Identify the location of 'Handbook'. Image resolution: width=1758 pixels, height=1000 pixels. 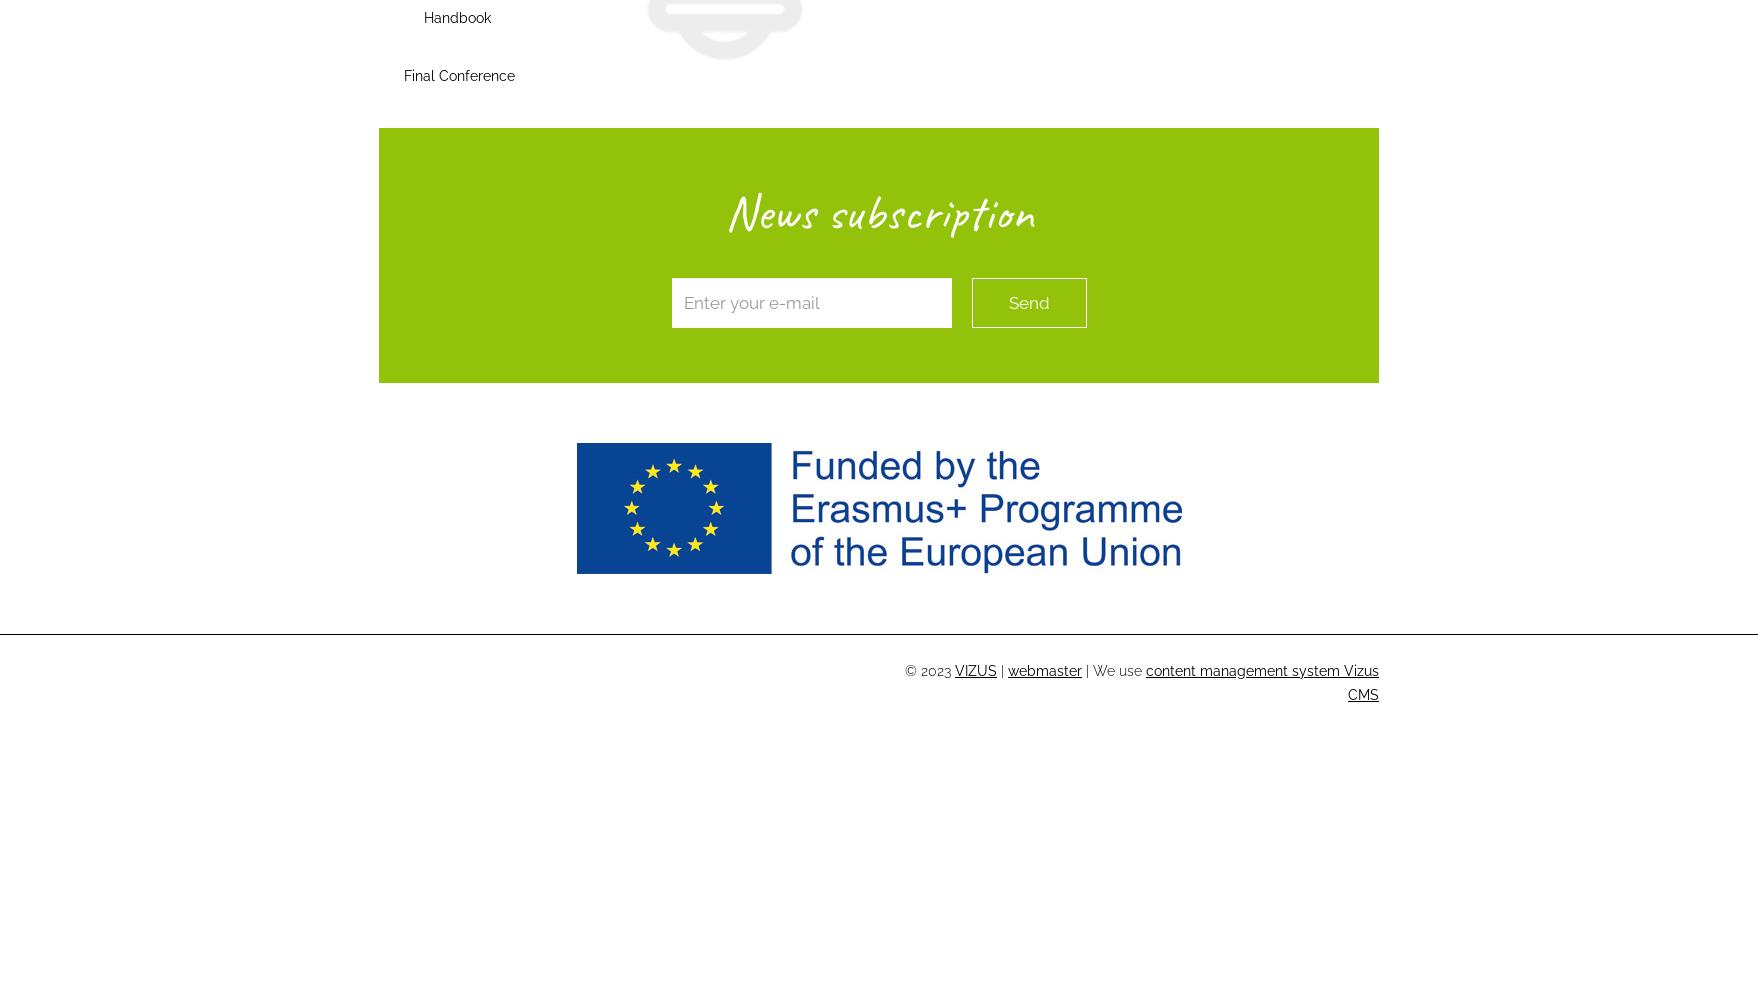
(456, 18).